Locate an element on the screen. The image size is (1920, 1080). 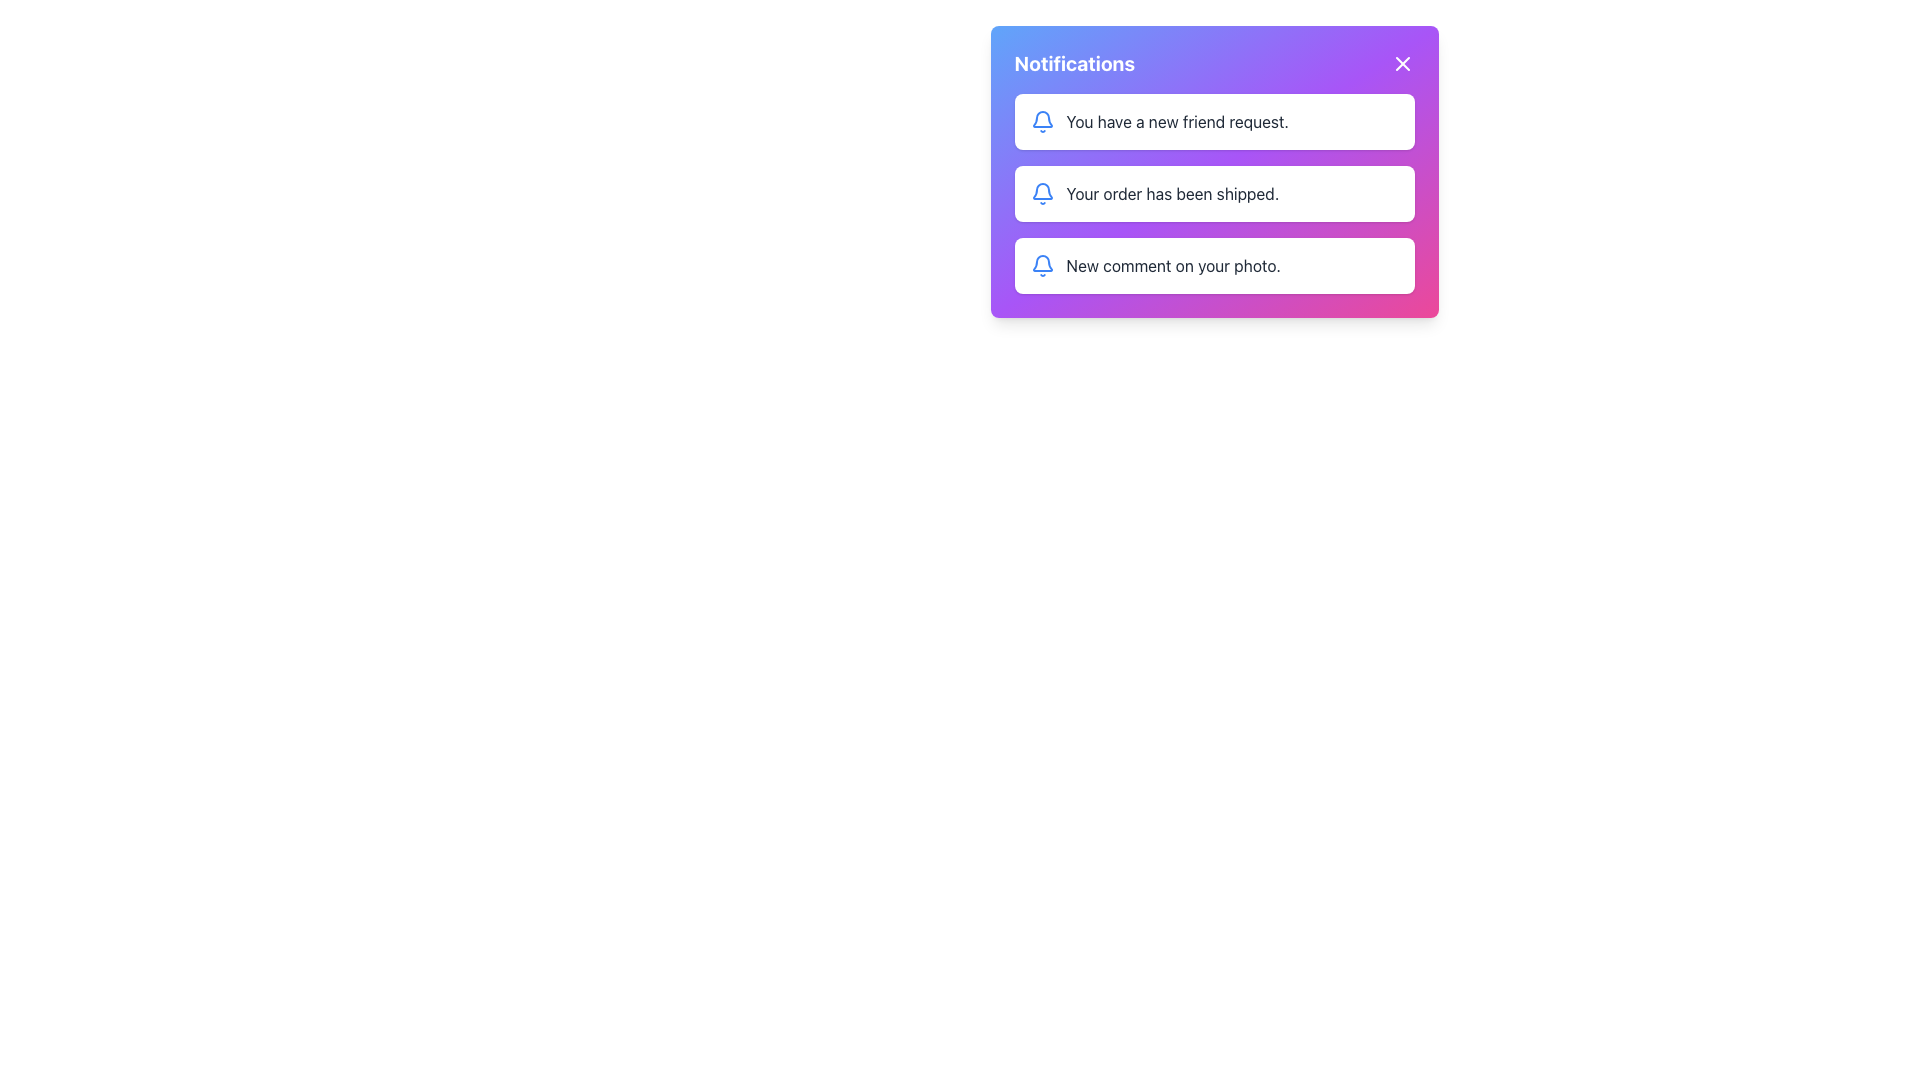
the notification card displaying 'Your order has been shipped.' located in the Notifications section is located at coordinates (1213, 193).